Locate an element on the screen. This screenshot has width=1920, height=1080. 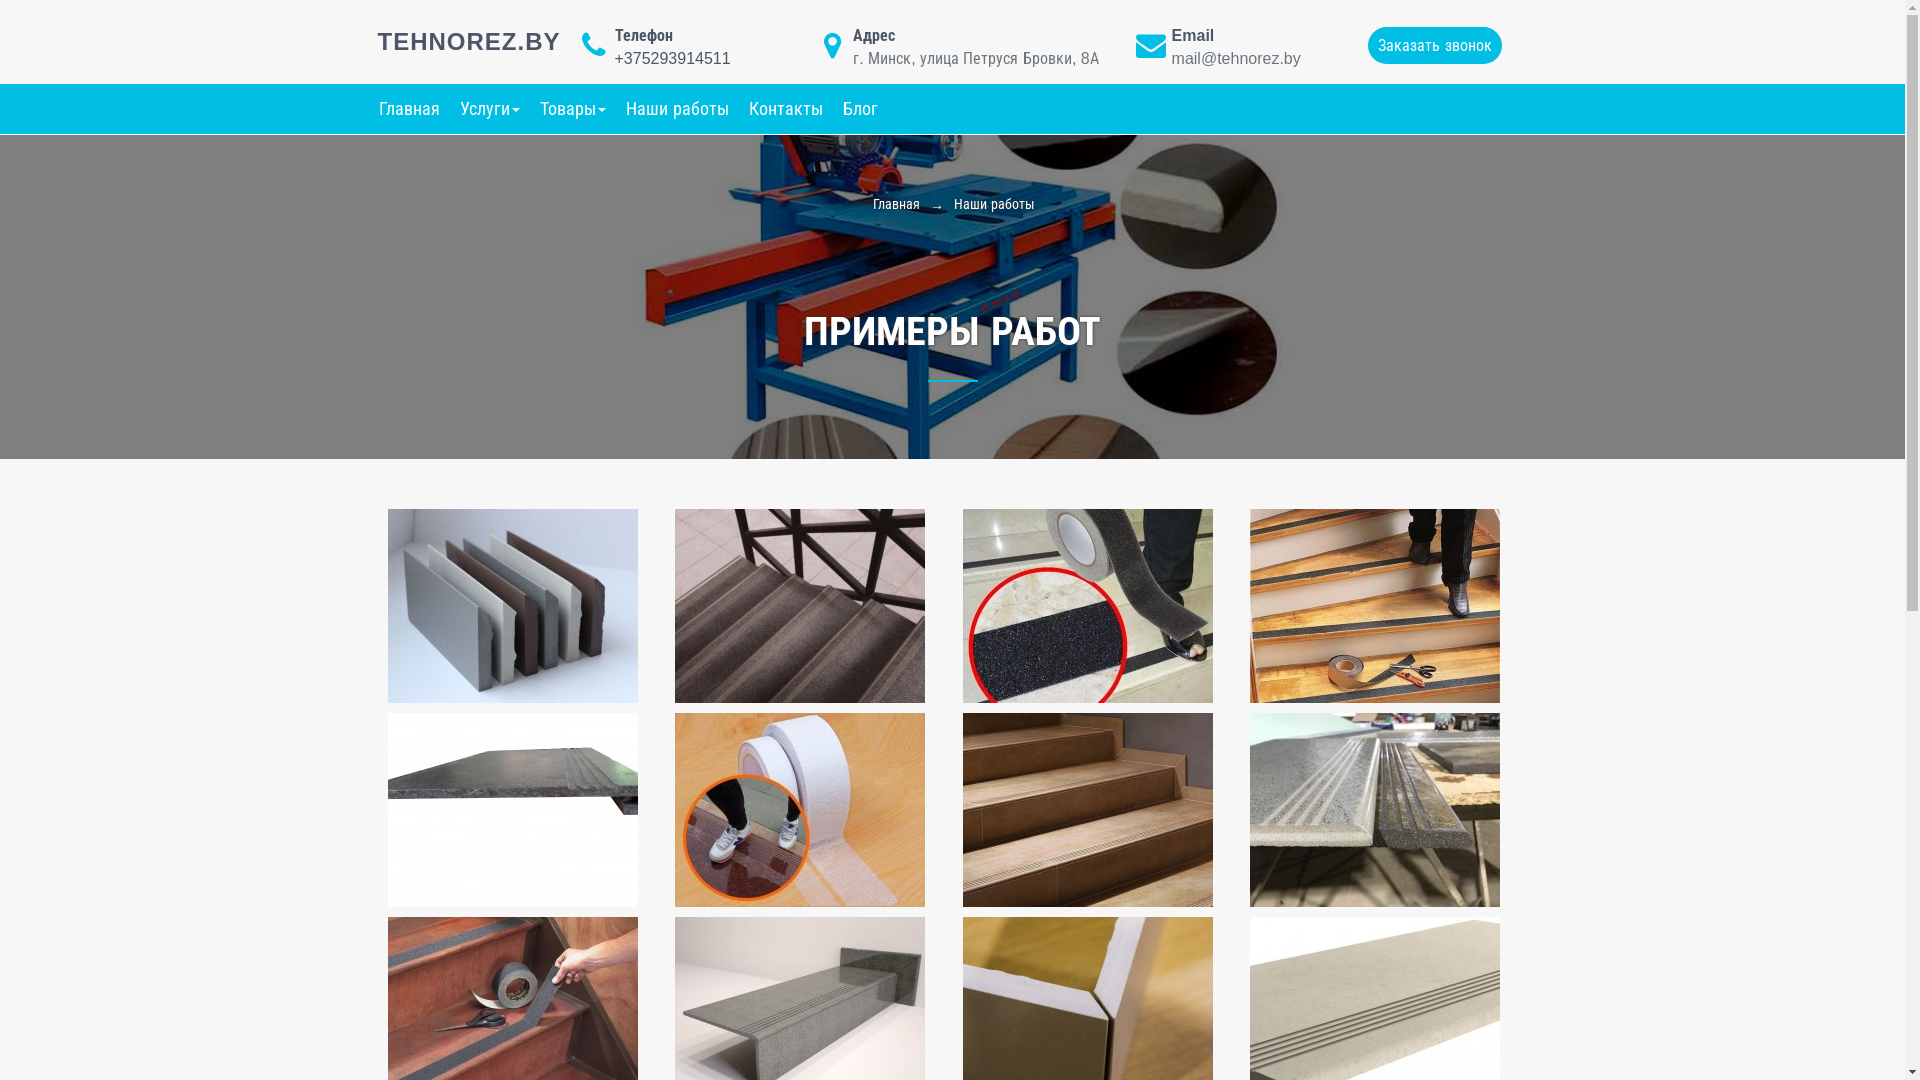
'TEHNOREZ.BY' is located at coordinates (468, 41).